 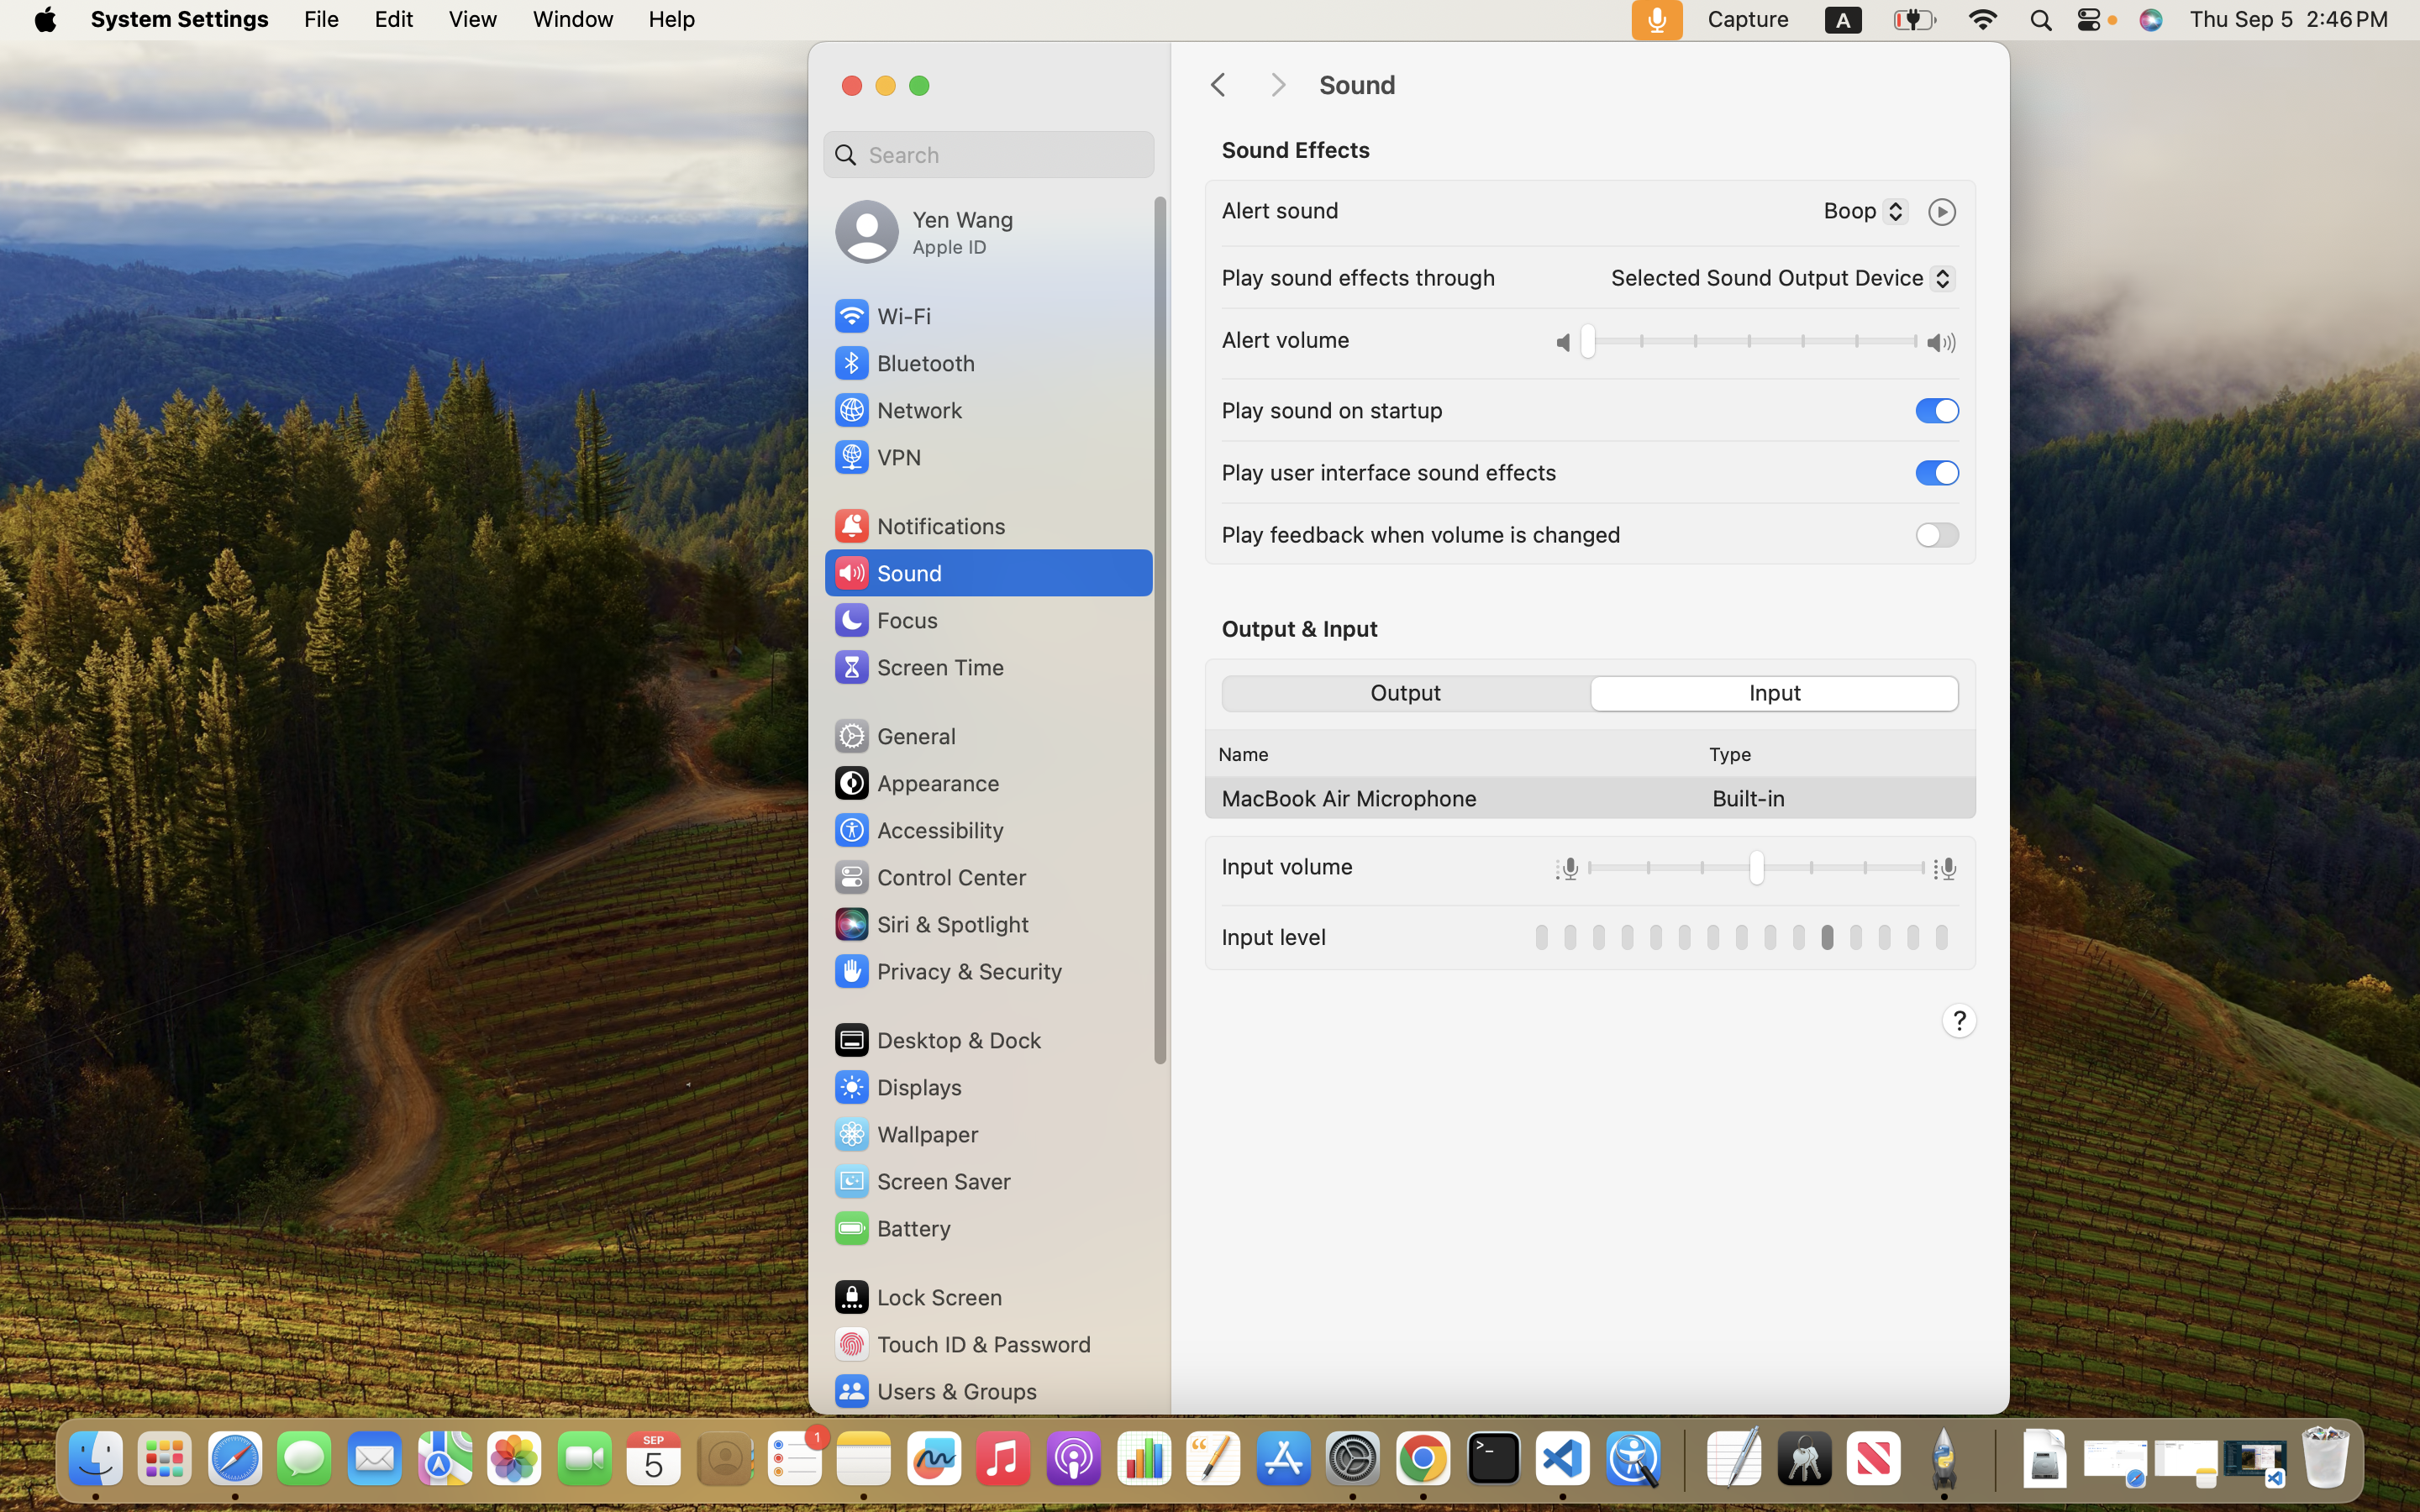 What do you see at coordinates (1281, 209) in the screenshot?
I see `'Alert sound'` at bounding box center [1281, 209].